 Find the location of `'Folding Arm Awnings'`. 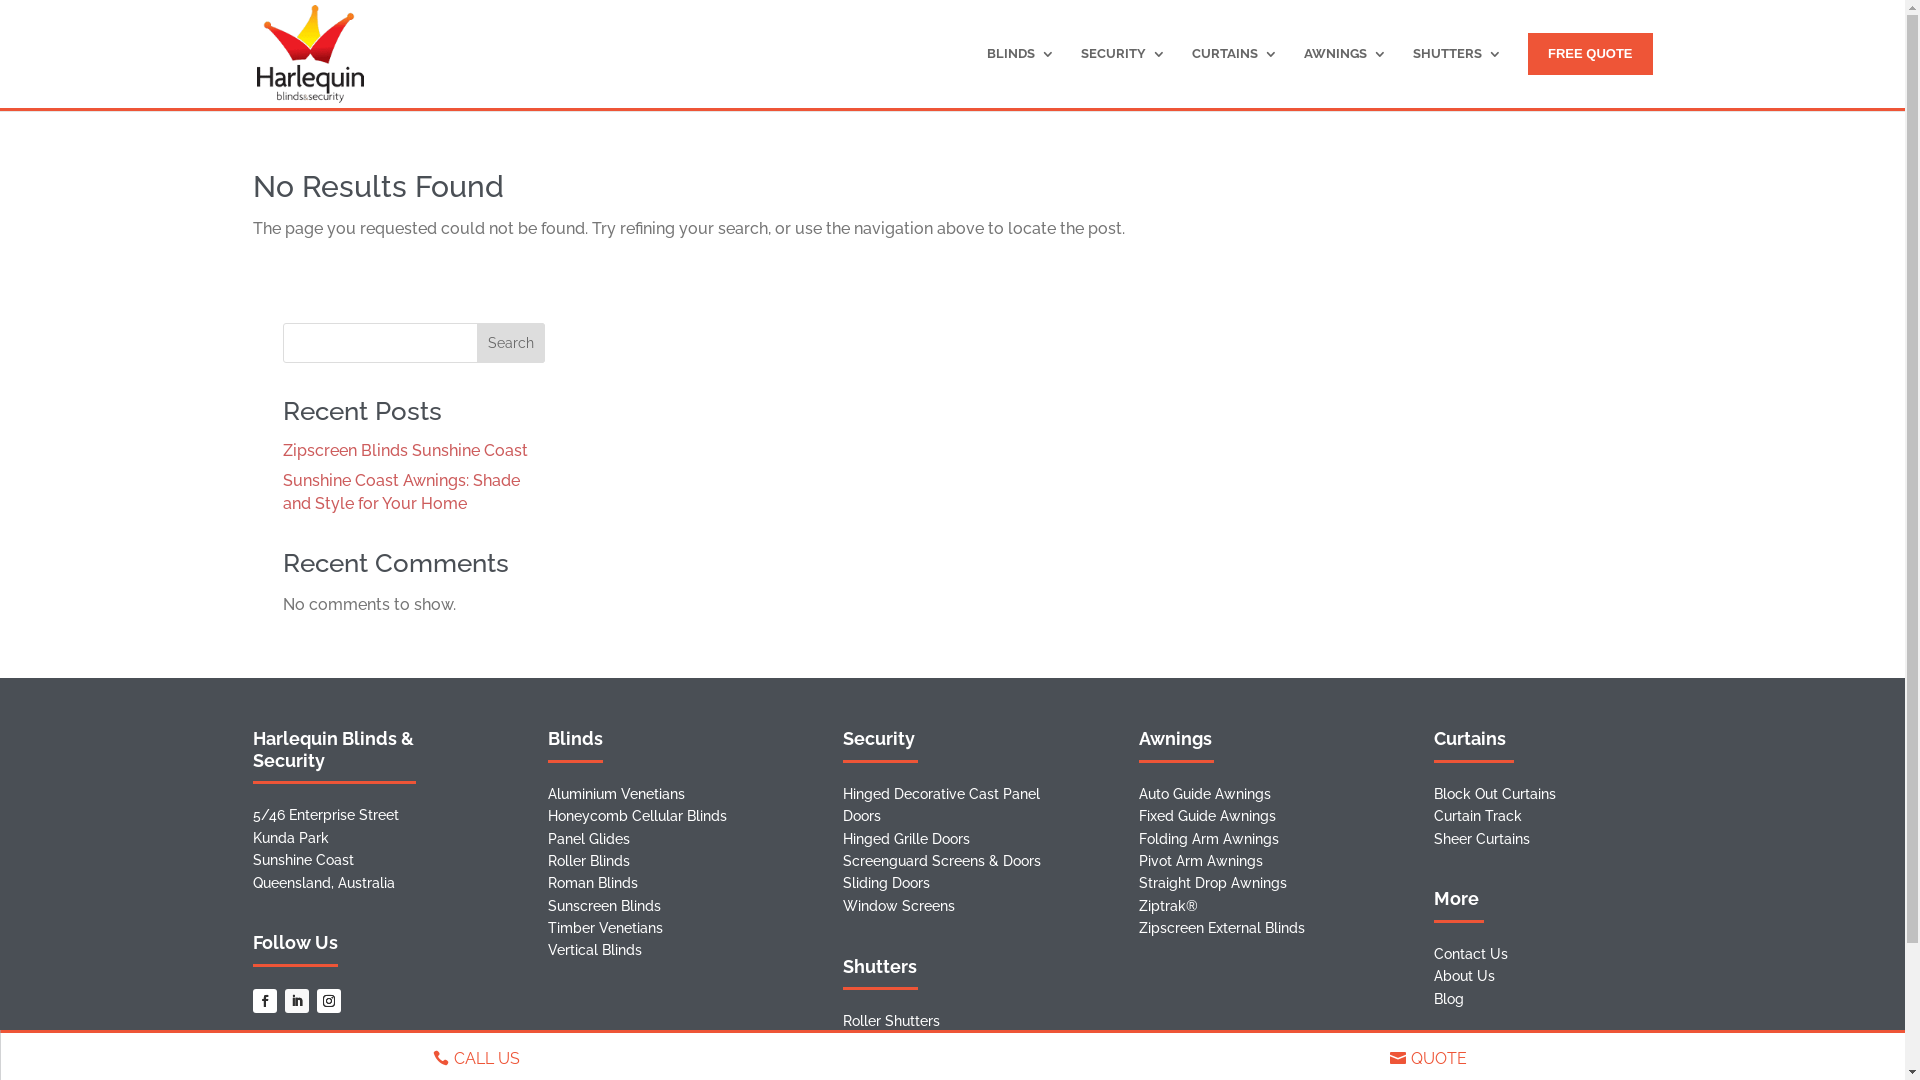

'Folding Arm Awnings' is located at coordinates (1208, 839).